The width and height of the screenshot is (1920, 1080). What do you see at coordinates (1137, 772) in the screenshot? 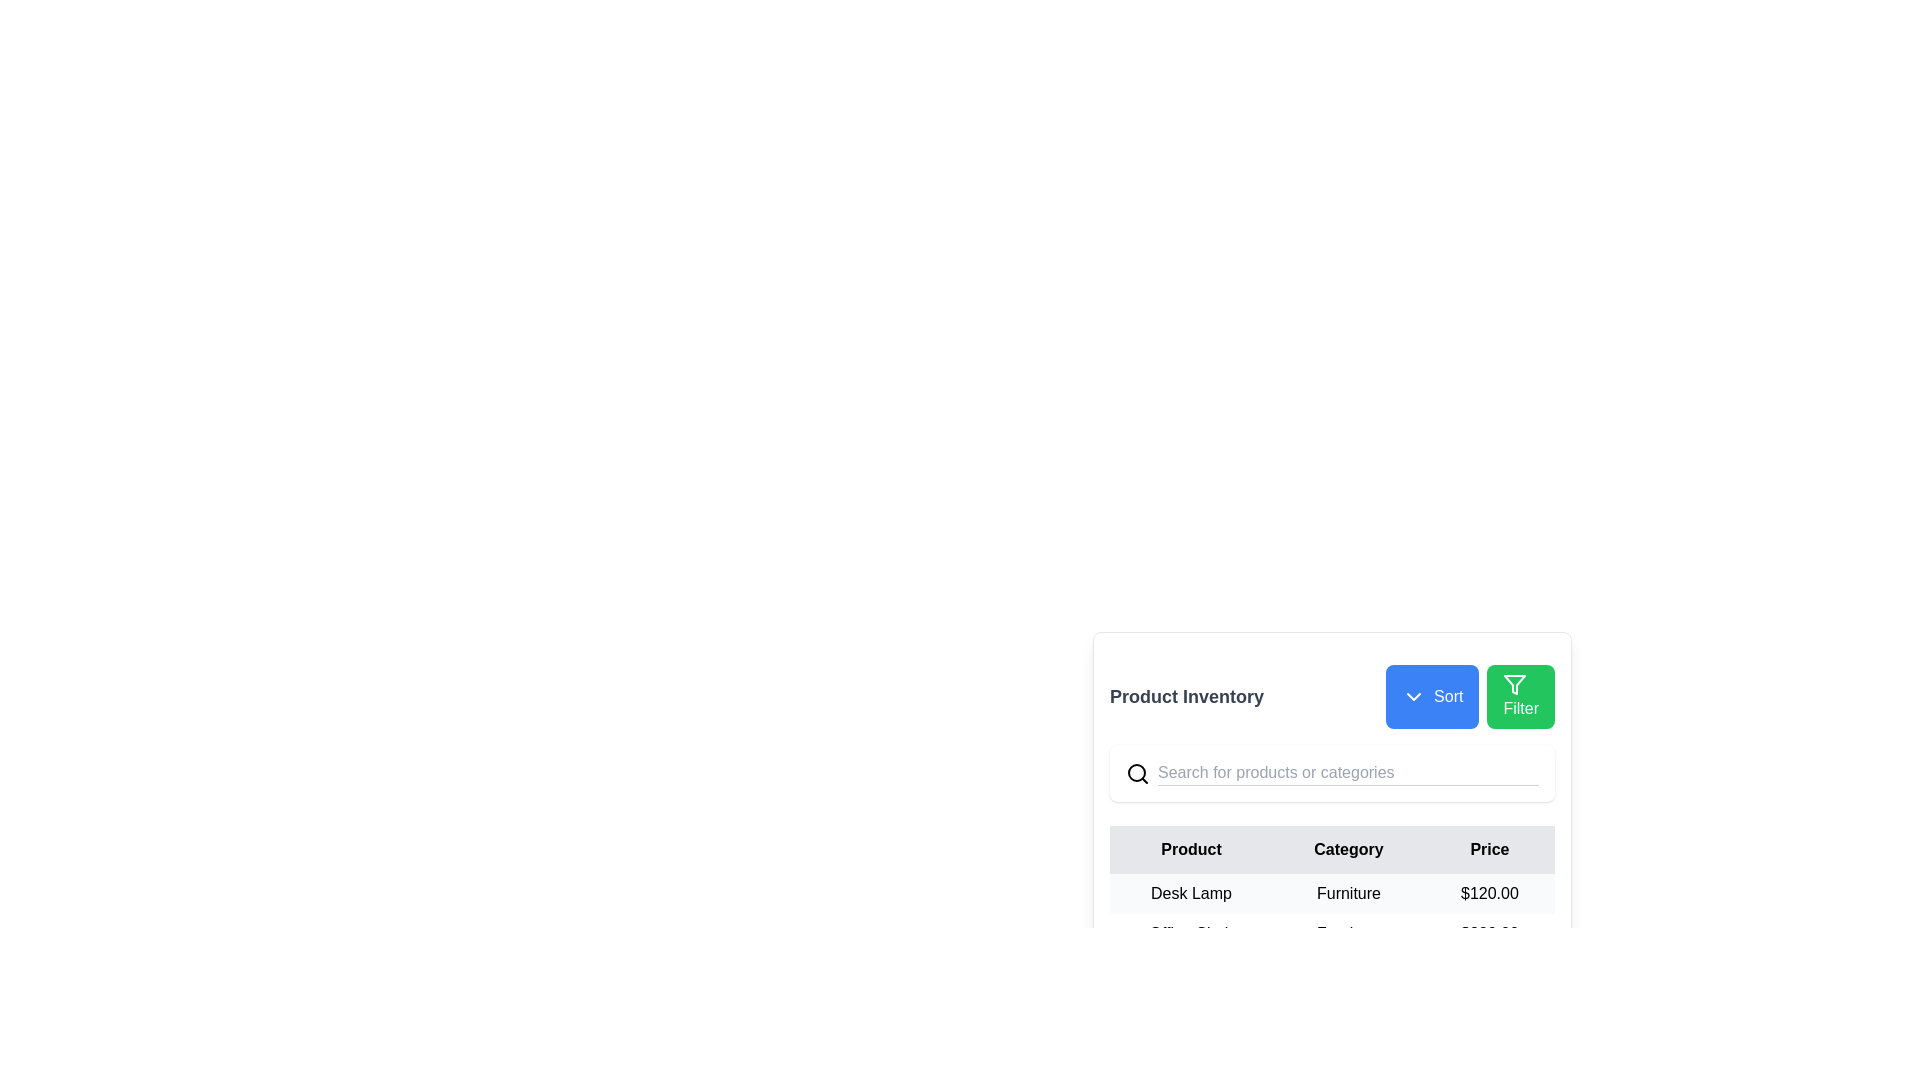
I see `the circular magnifying glass search icon located on the left side of the search bar to initiate a search` at bounding box center [1137, 772].